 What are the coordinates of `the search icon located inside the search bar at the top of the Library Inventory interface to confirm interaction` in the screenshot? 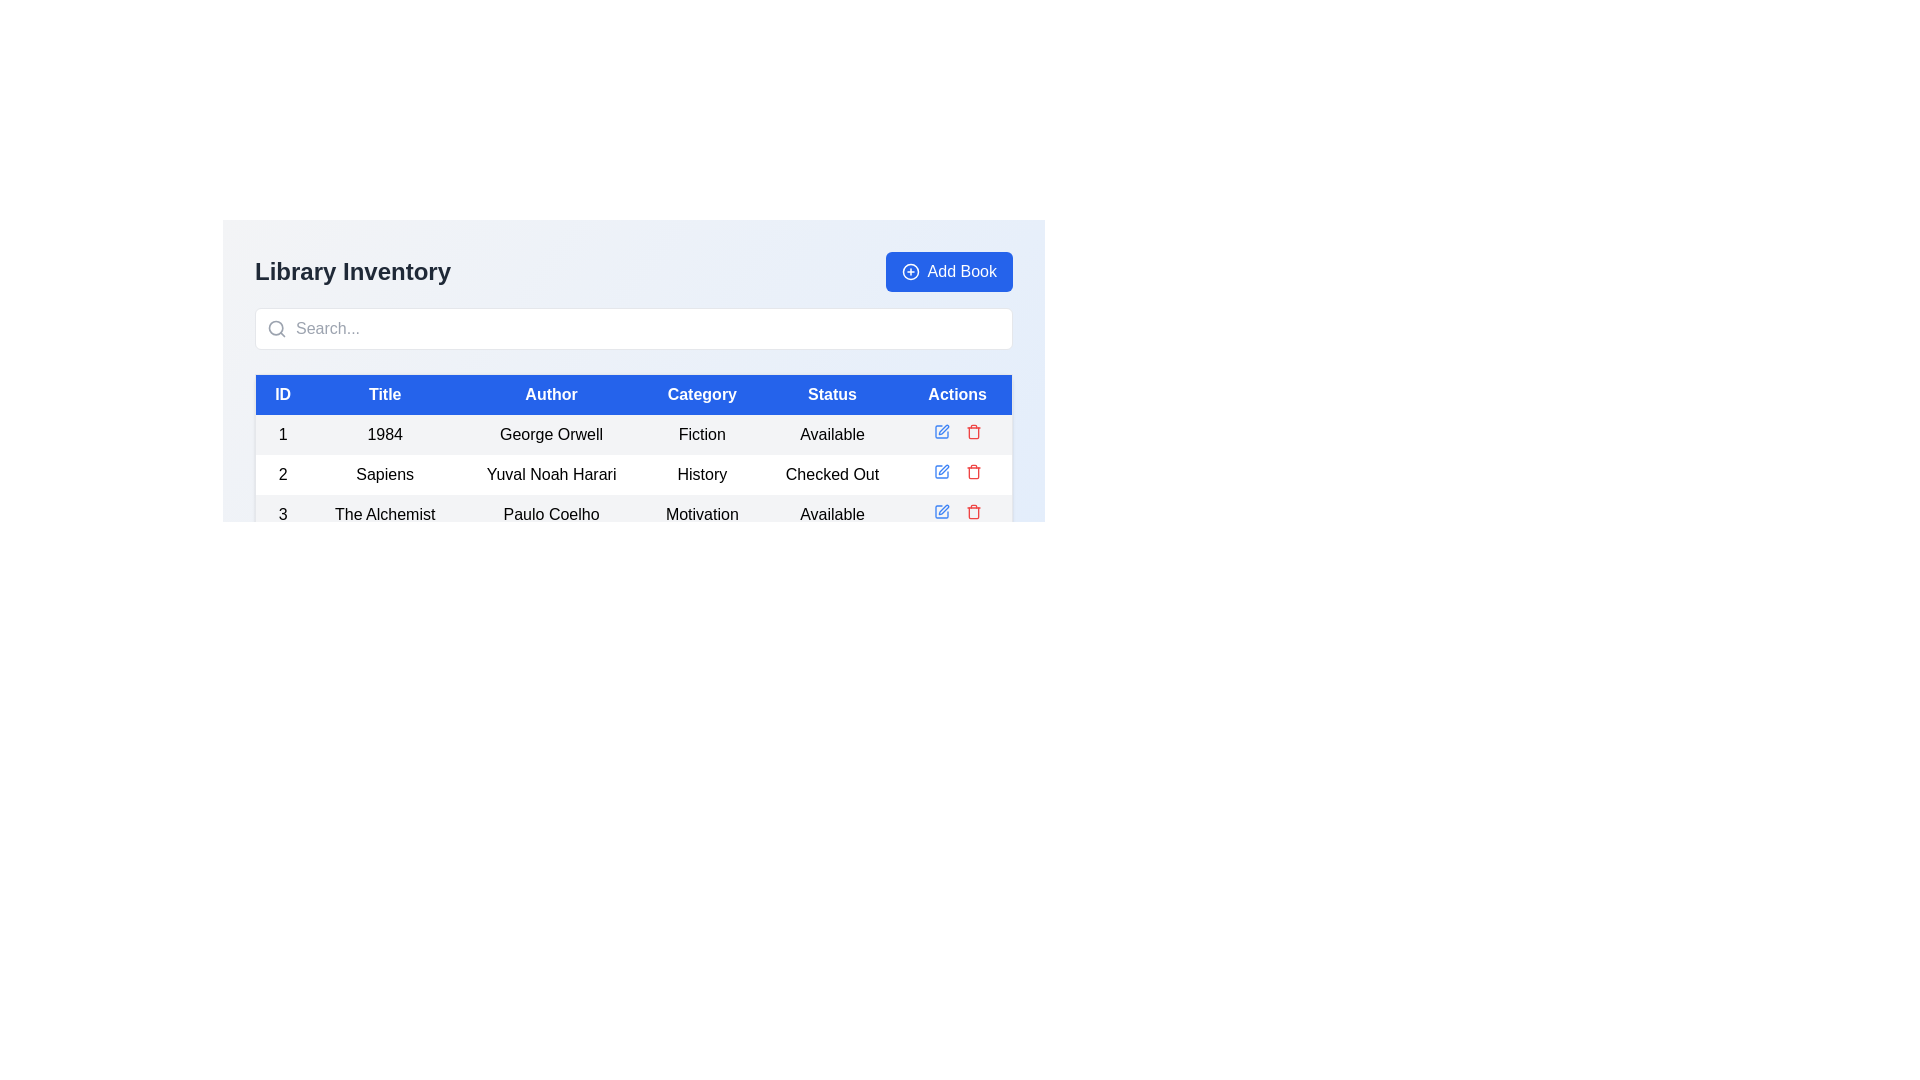 It's located at (276, 327).